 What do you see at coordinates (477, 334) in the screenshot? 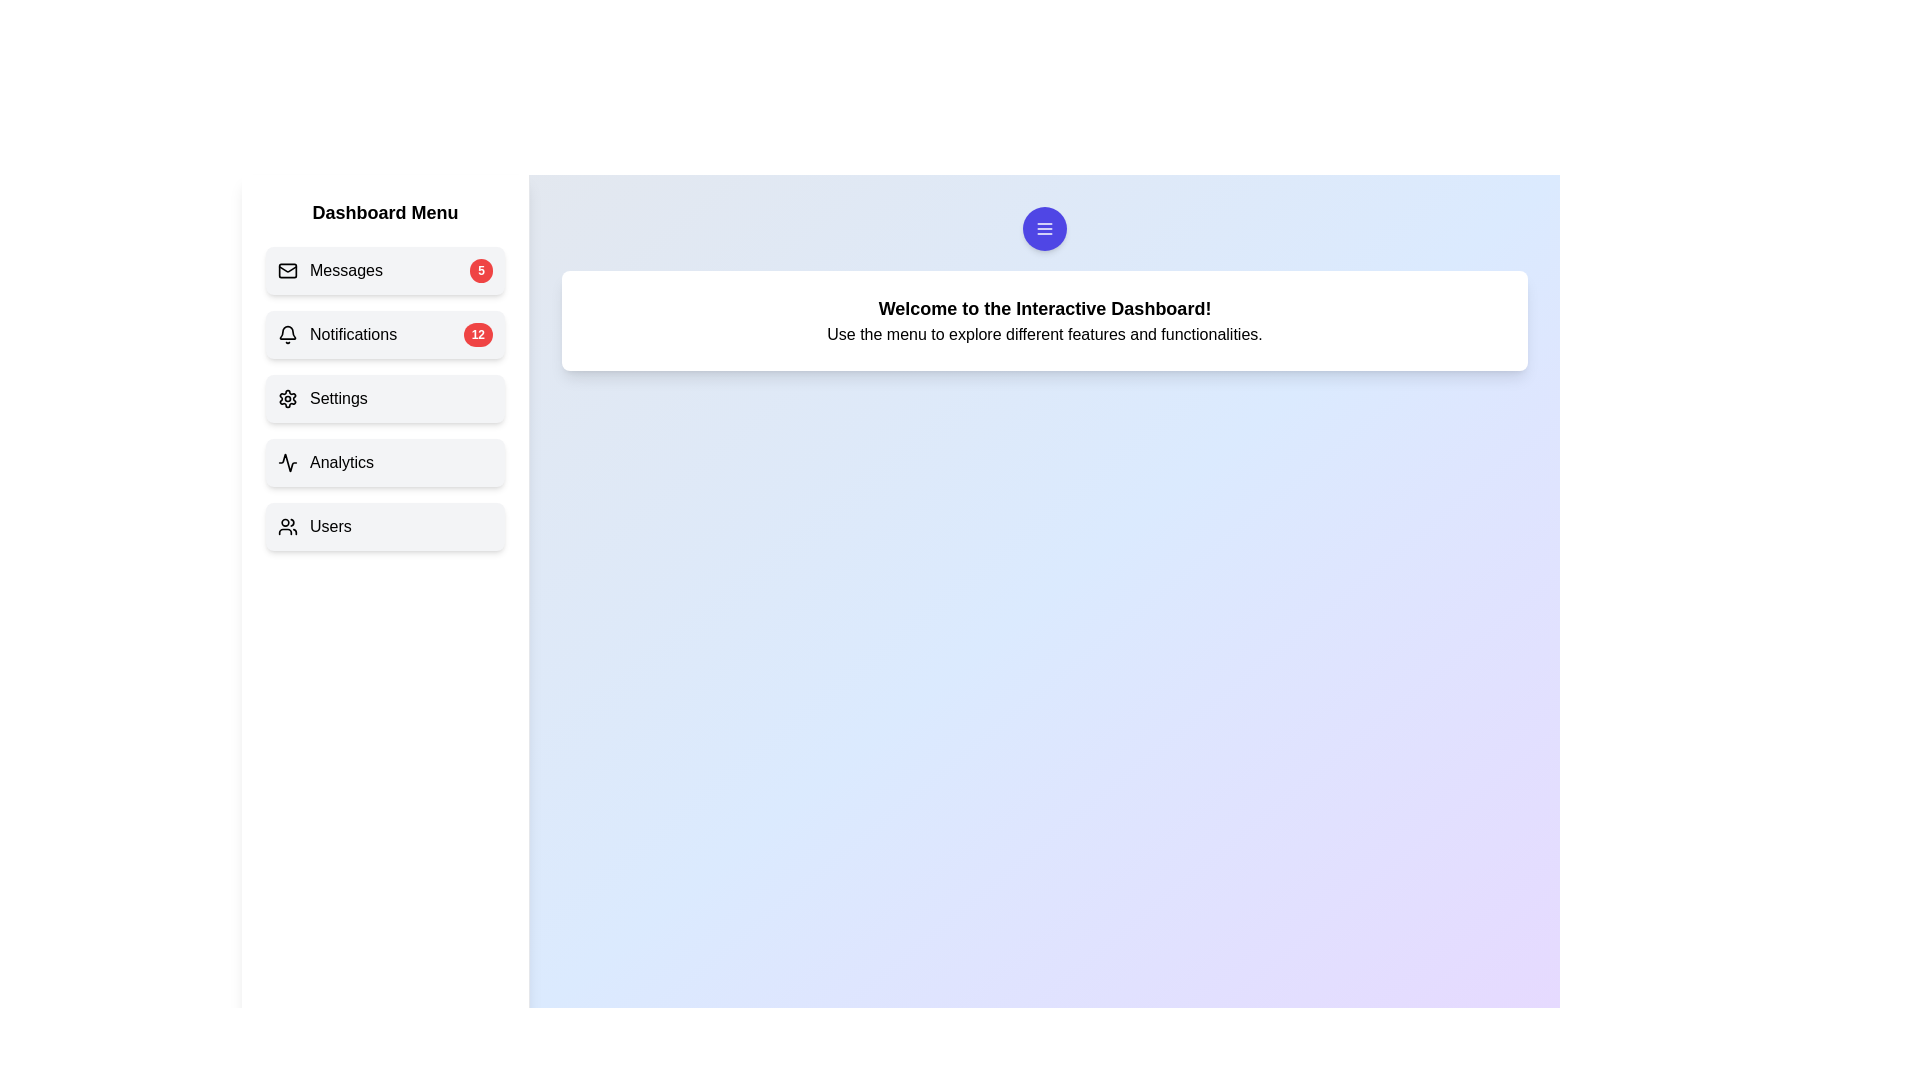
I see `the badge for Notifications to acknowledge it` at bounding box center [477, 334].